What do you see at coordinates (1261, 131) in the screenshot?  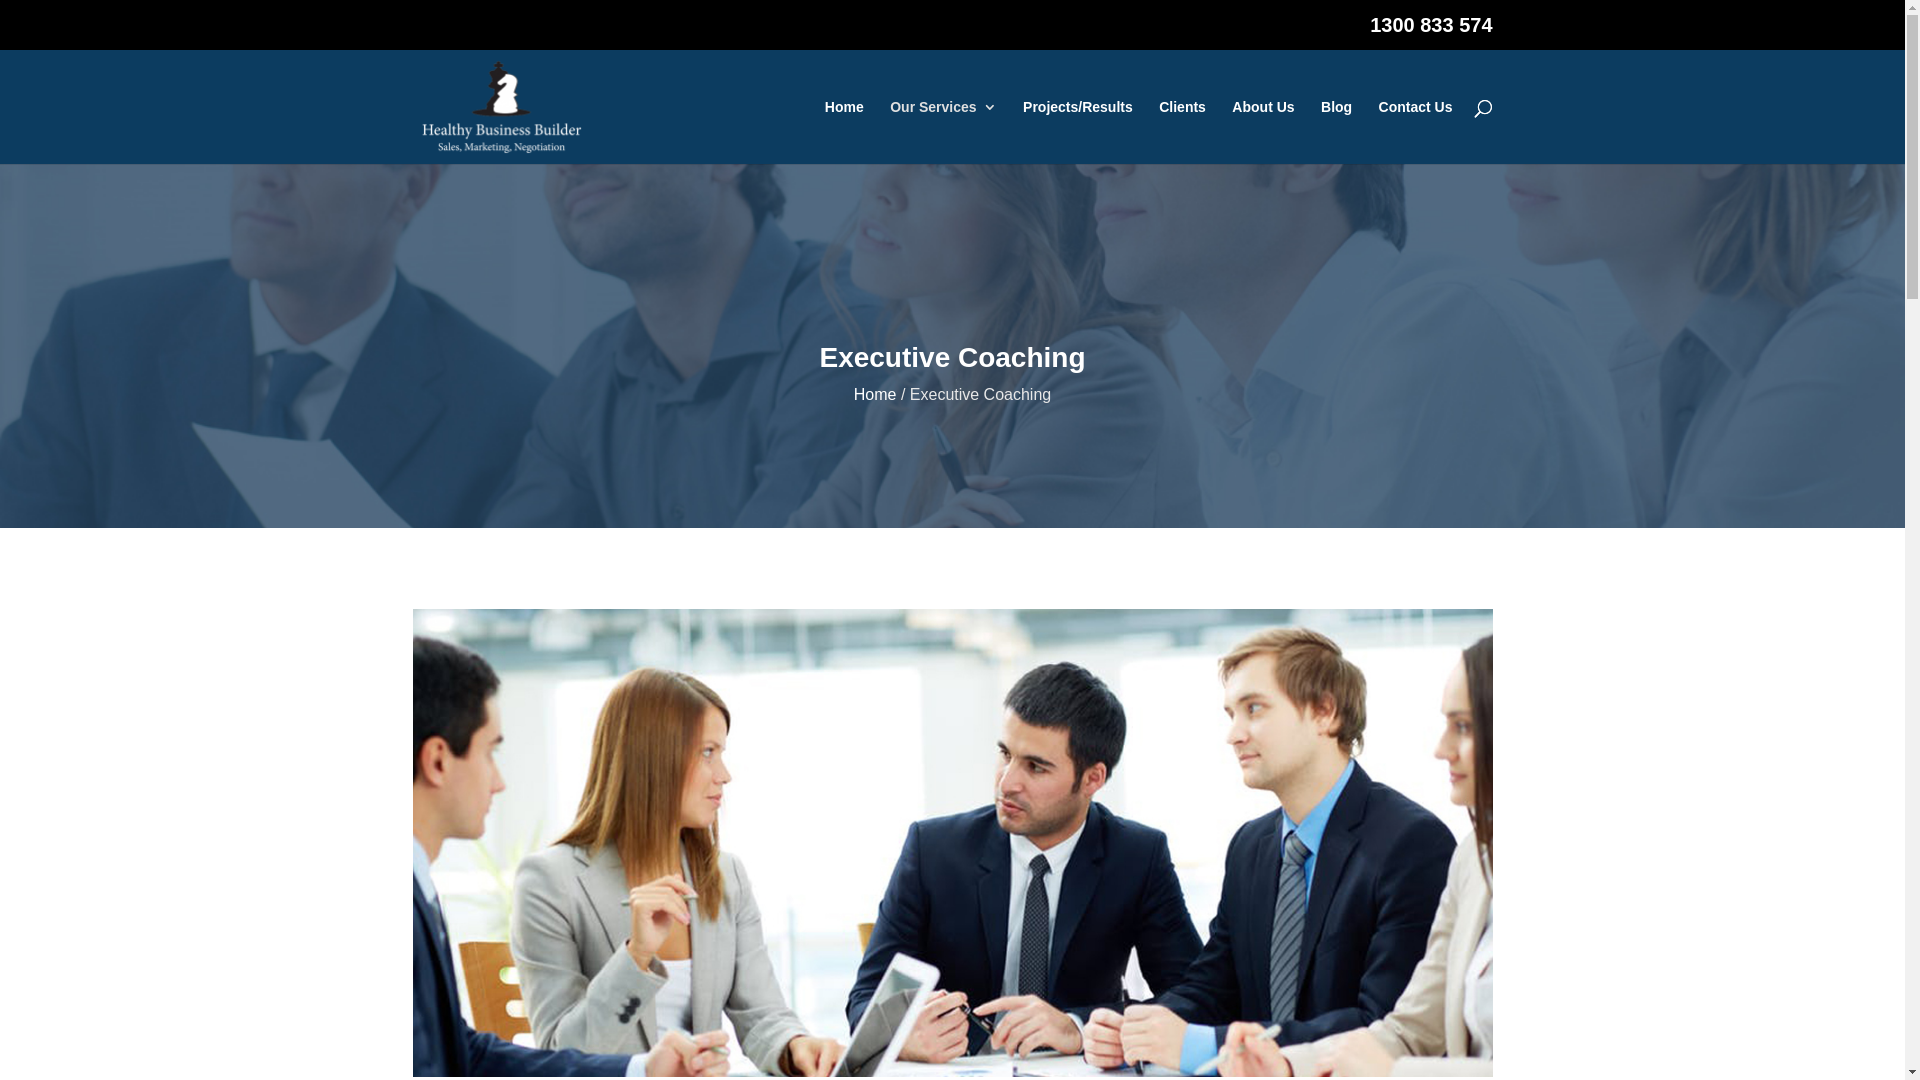 I see `'About Us'` at bounding box center [1261, 131].